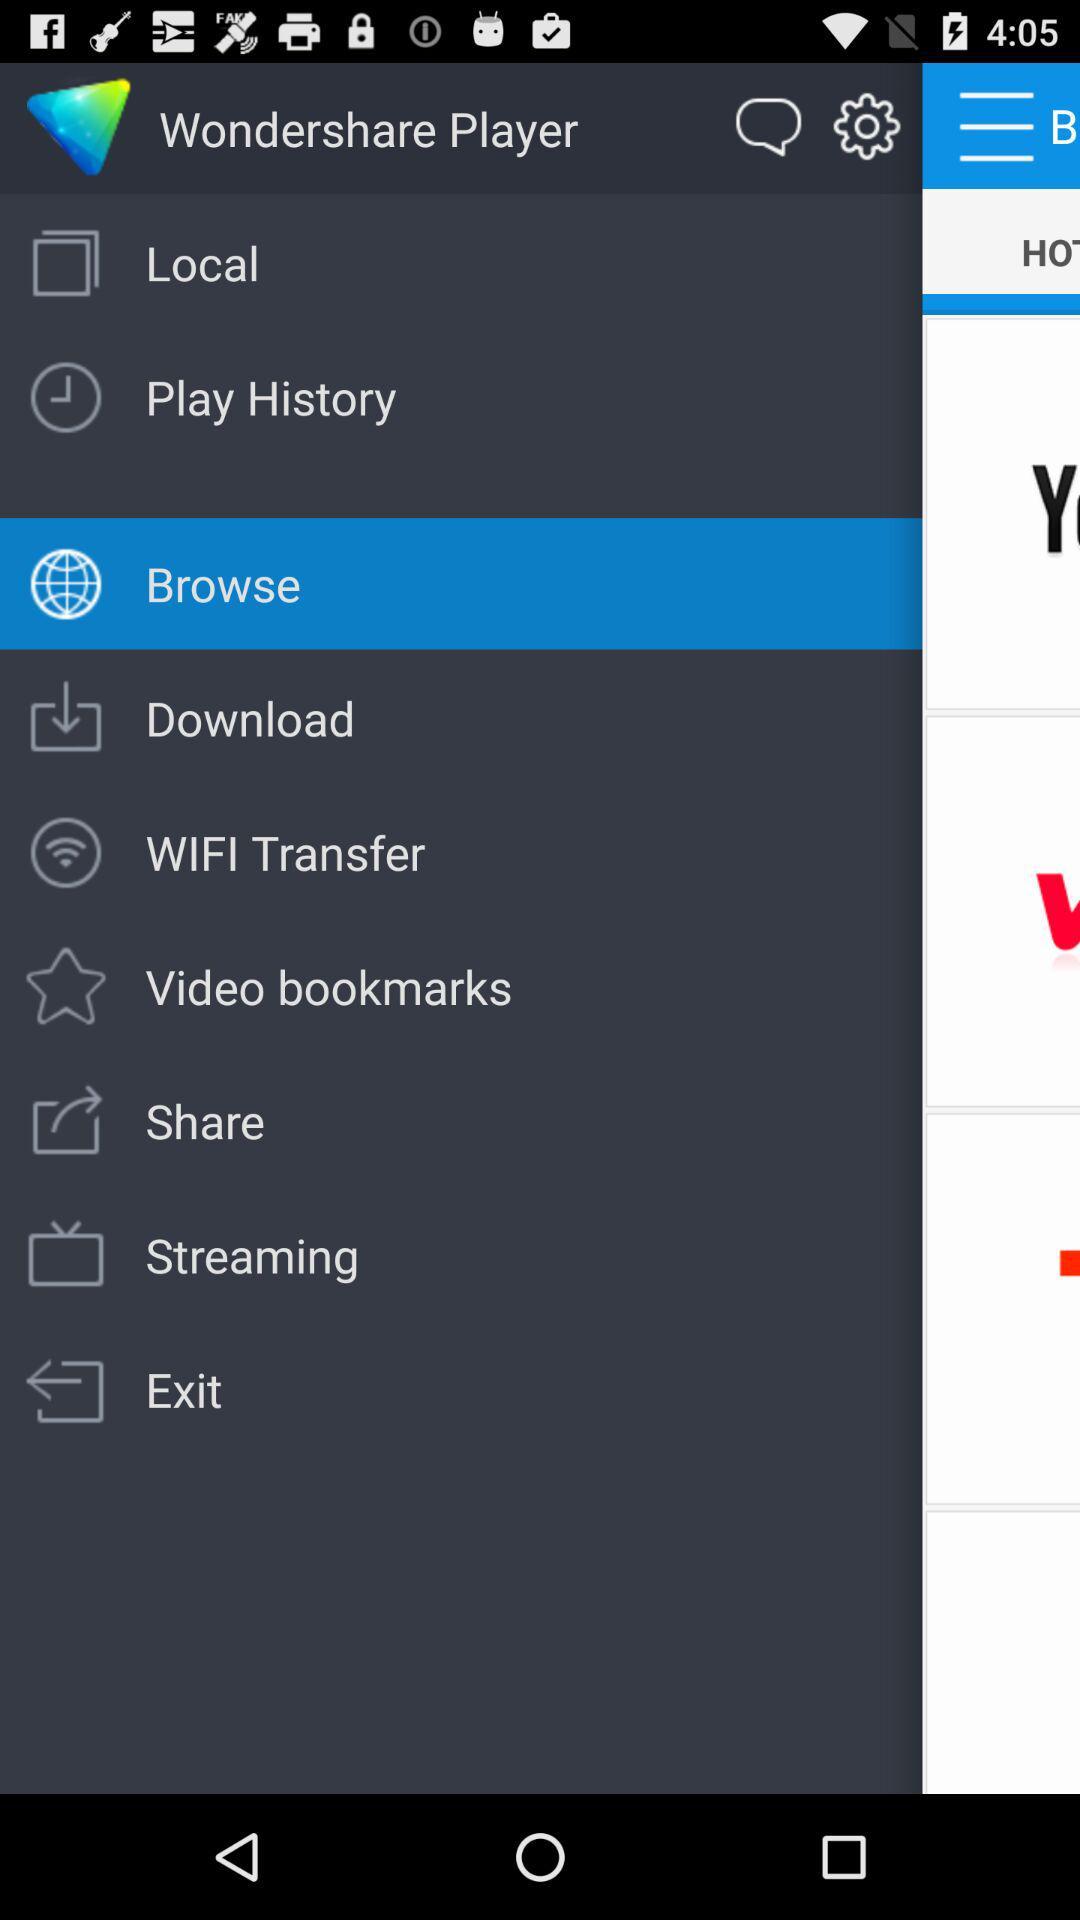 The width and height of the screenshot is (1080, 1920). What do you see at coordinates (1001, 124) in the screenshot?
I see `the menu  next to setting icon` at bounding box center [1001, 124].